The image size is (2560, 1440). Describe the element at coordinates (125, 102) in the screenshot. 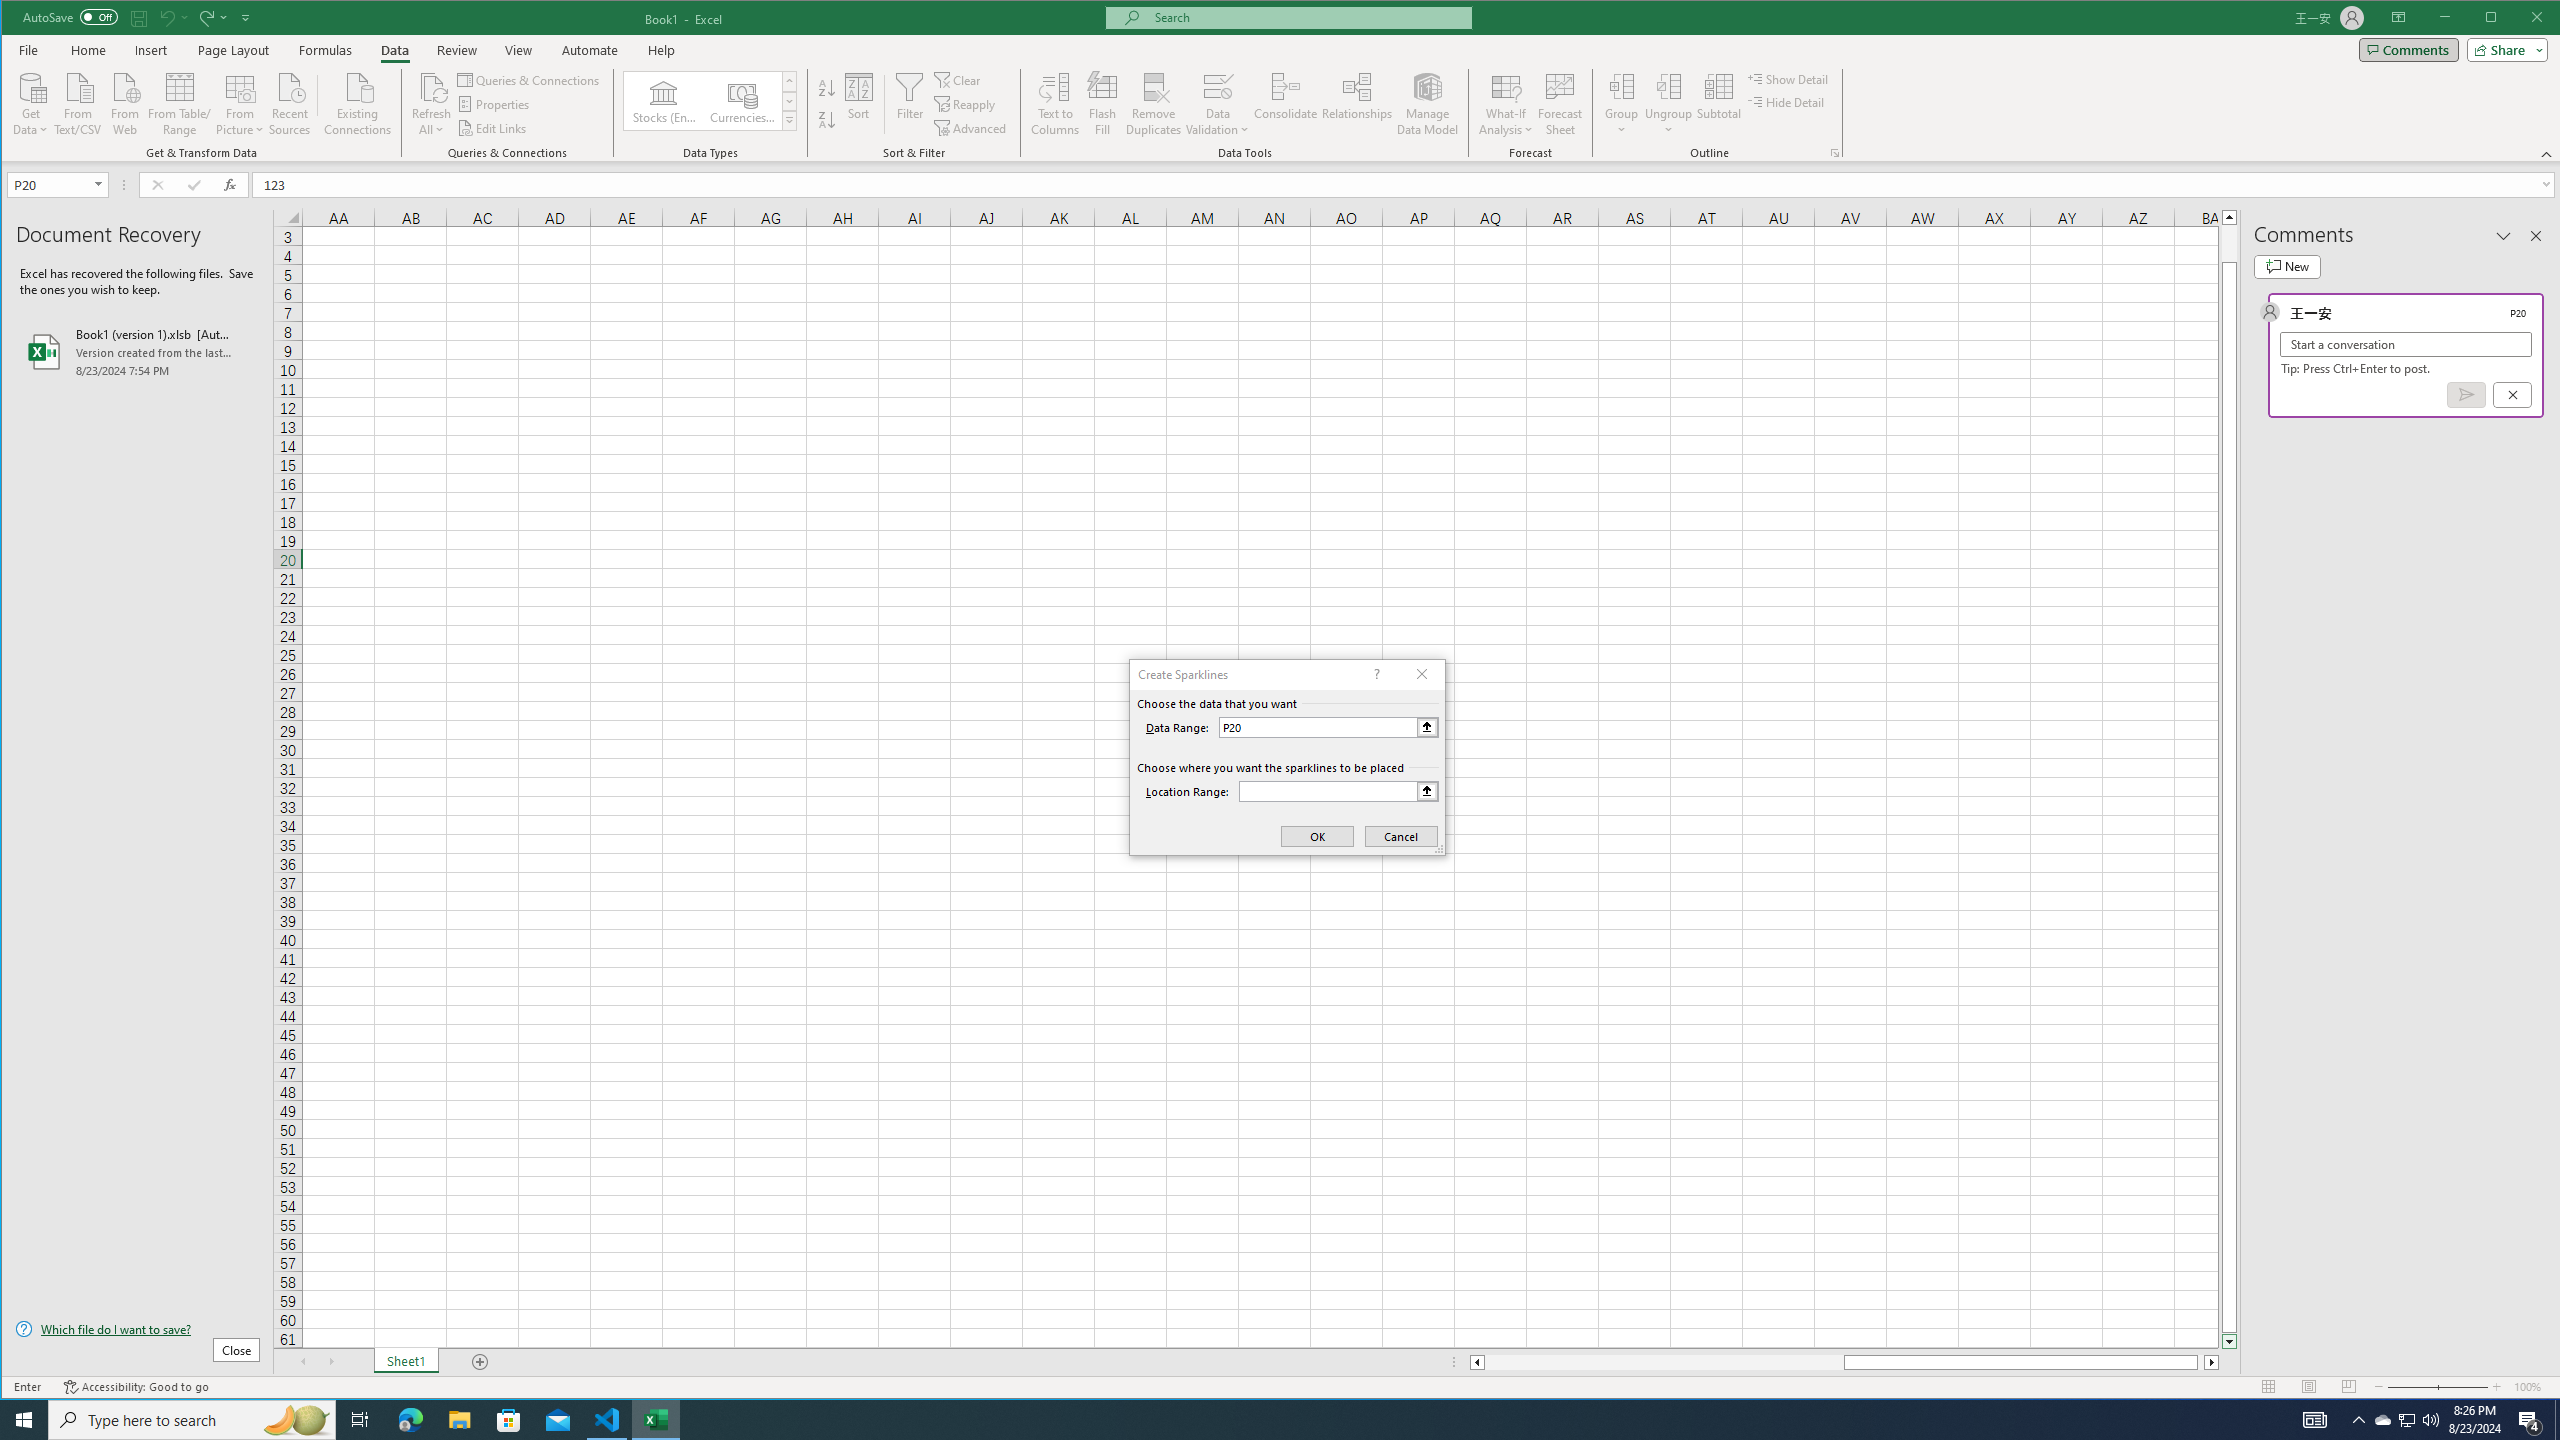

I see `'From Web'` at that location.